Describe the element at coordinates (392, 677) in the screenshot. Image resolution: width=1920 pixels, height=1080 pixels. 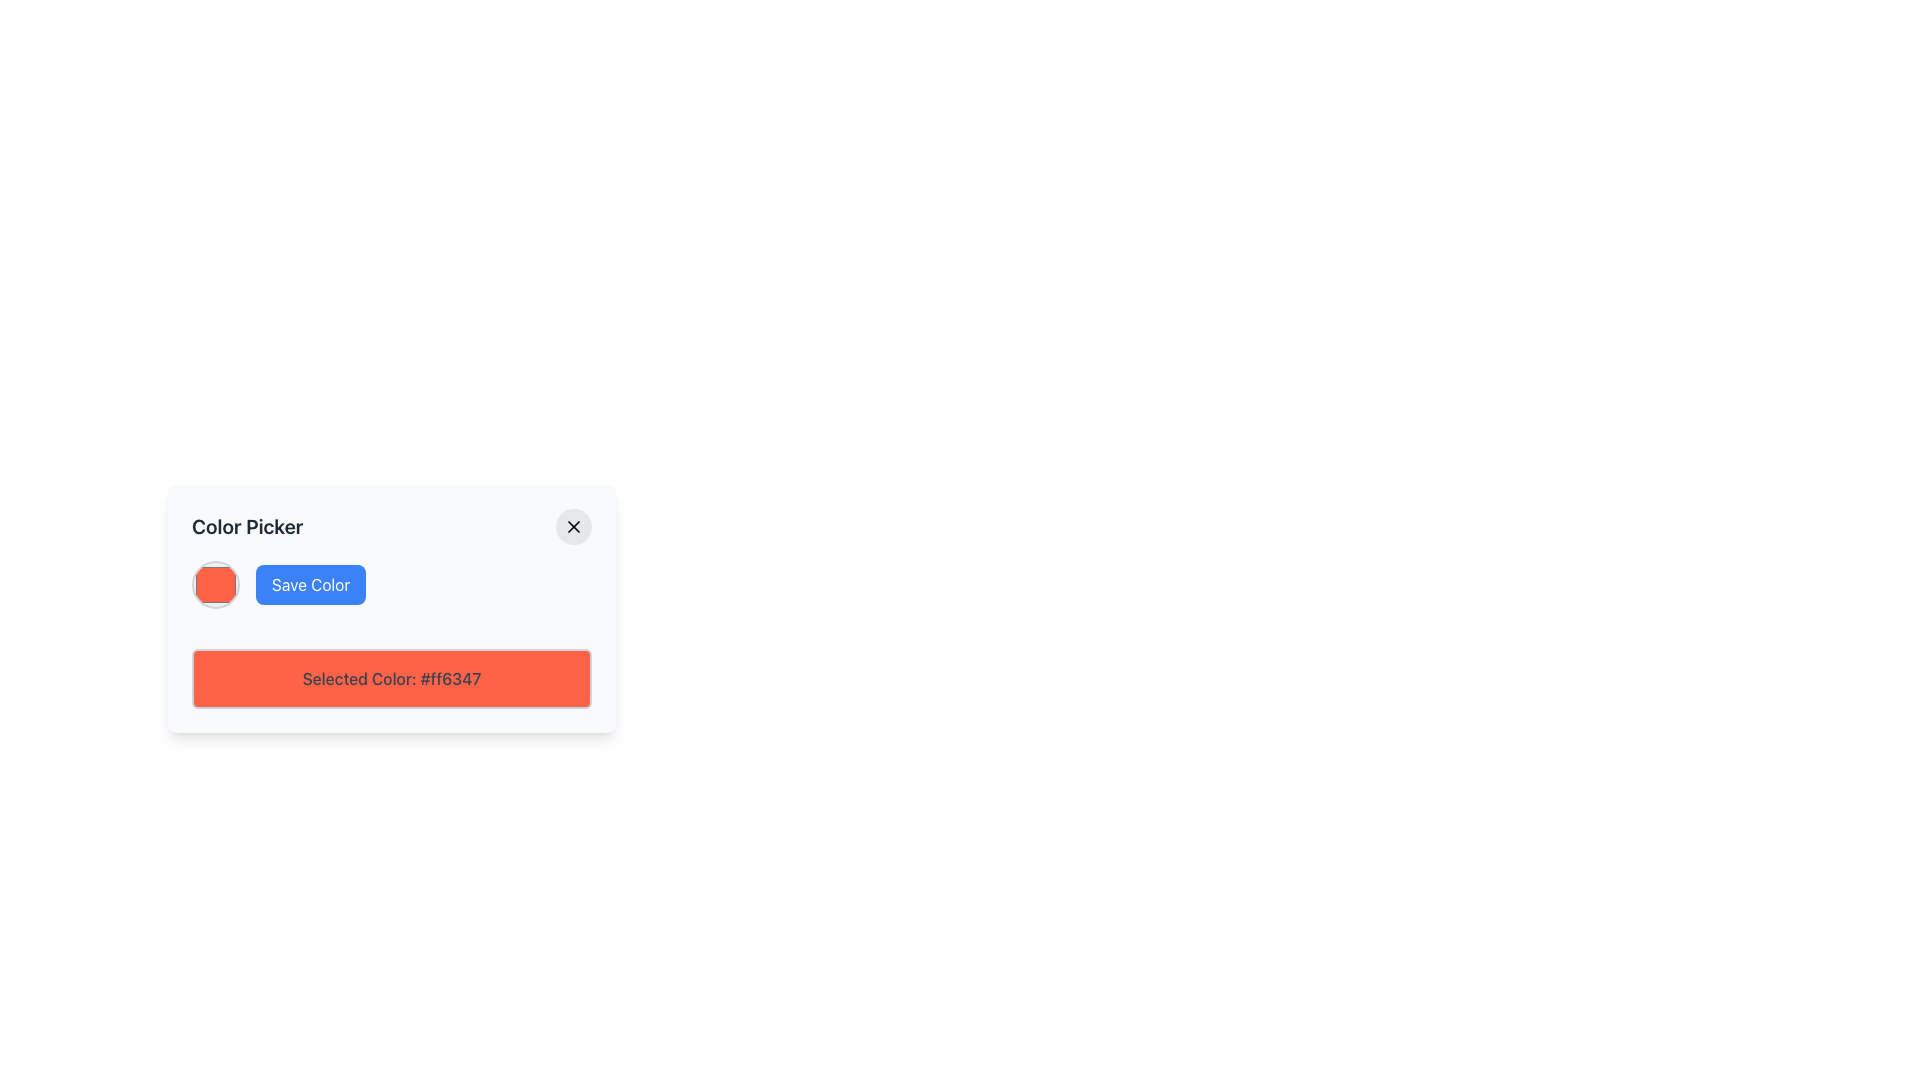
I see `the Text Label that displays the currently selected color in hexadecimal format, located beneath the 'Save Color' button` at that location.